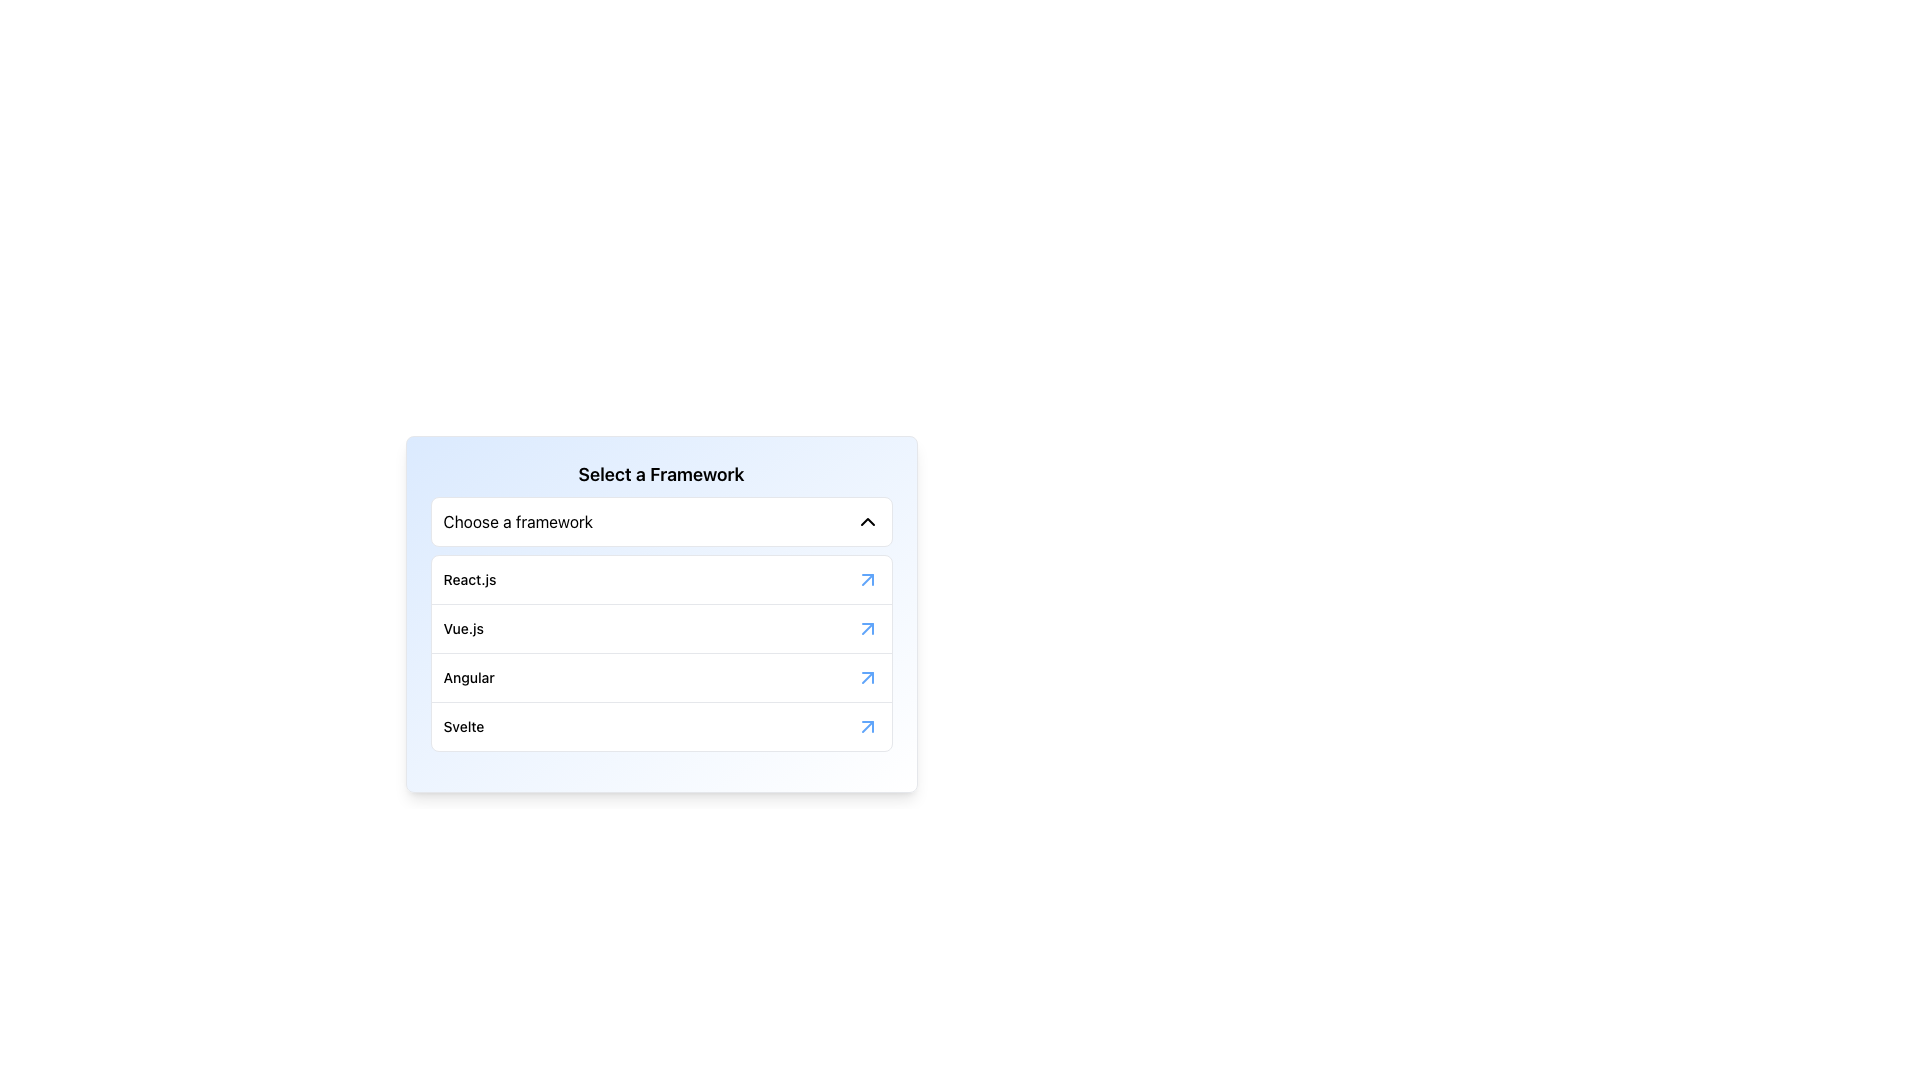 The height and width of the screenshot is (1080, 1920). What do you see at coordinates (661, 676) in the screenshot?
I see `the third item in the 'Select a Framework' dropdown list, which is the option for 'Angular'` at bounding box center [661, 676].